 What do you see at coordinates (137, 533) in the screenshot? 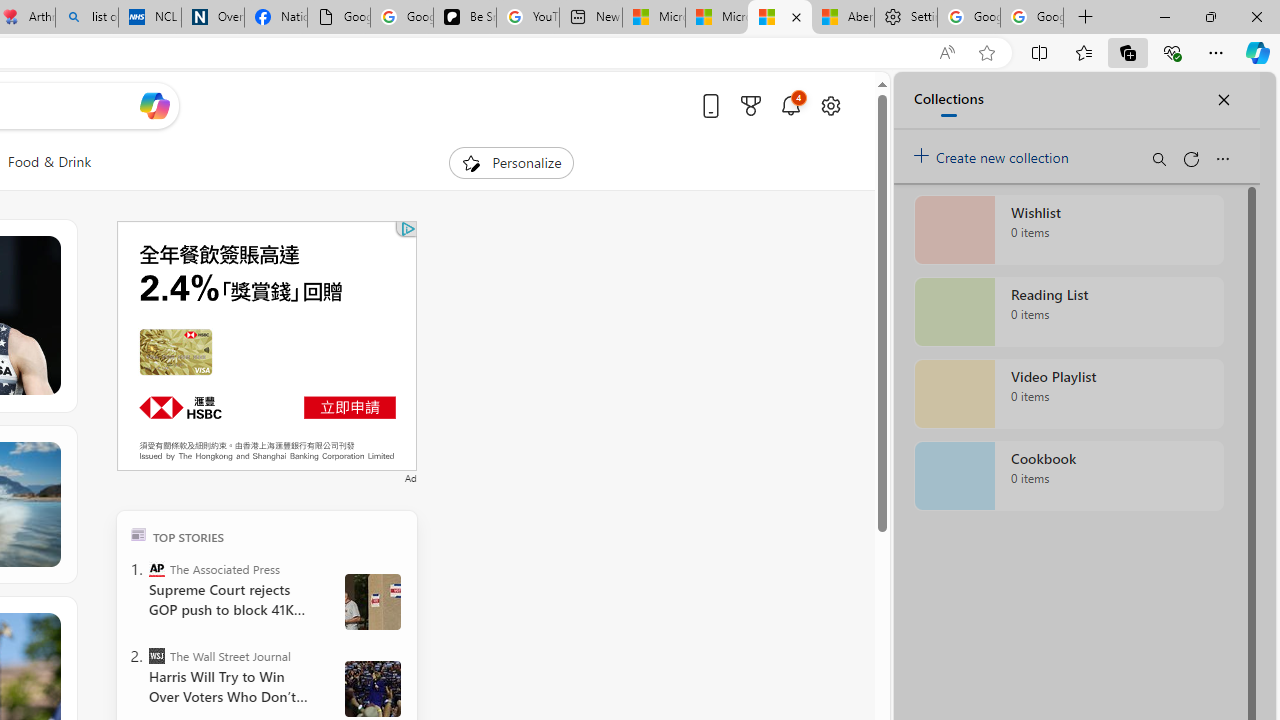
I see `'TOP'` at bounding box center [137, 533].